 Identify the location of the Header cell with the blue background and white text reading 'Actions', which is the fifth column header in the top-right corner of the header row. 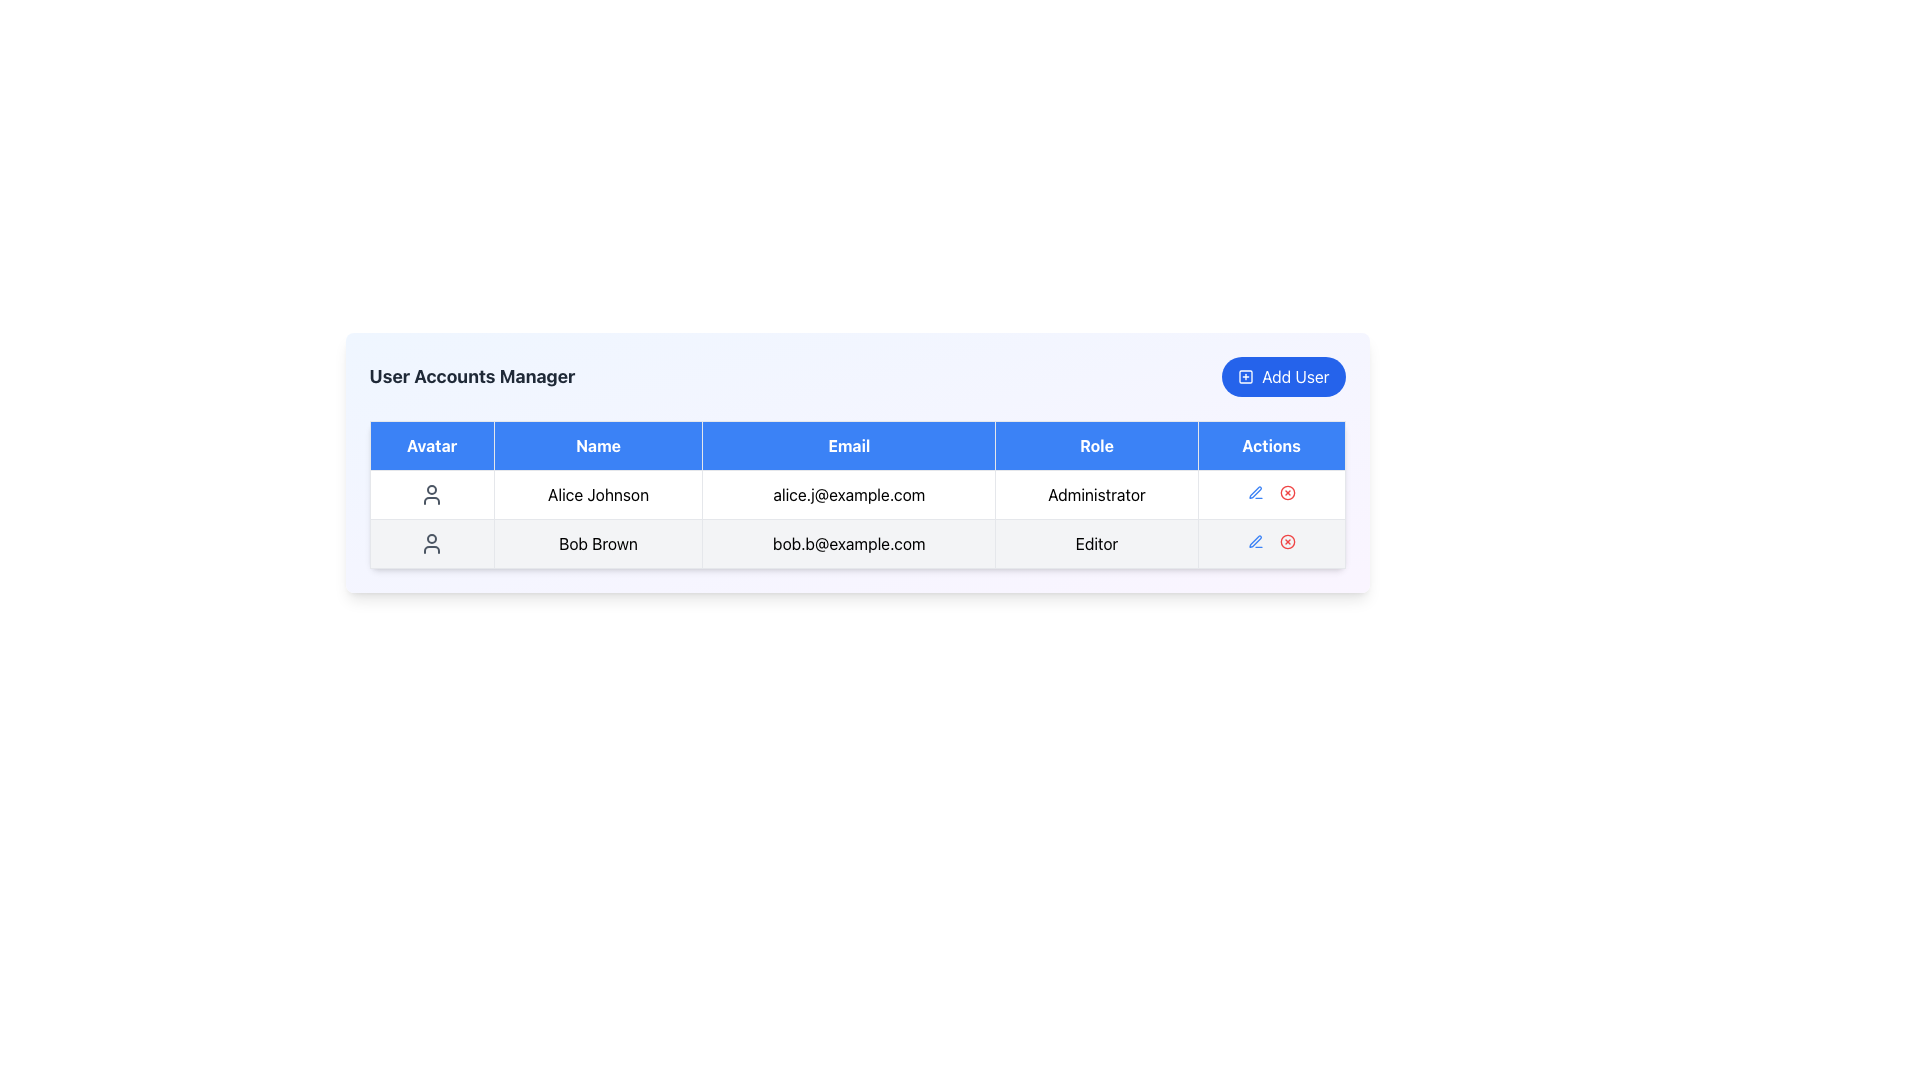
(1270, 445).